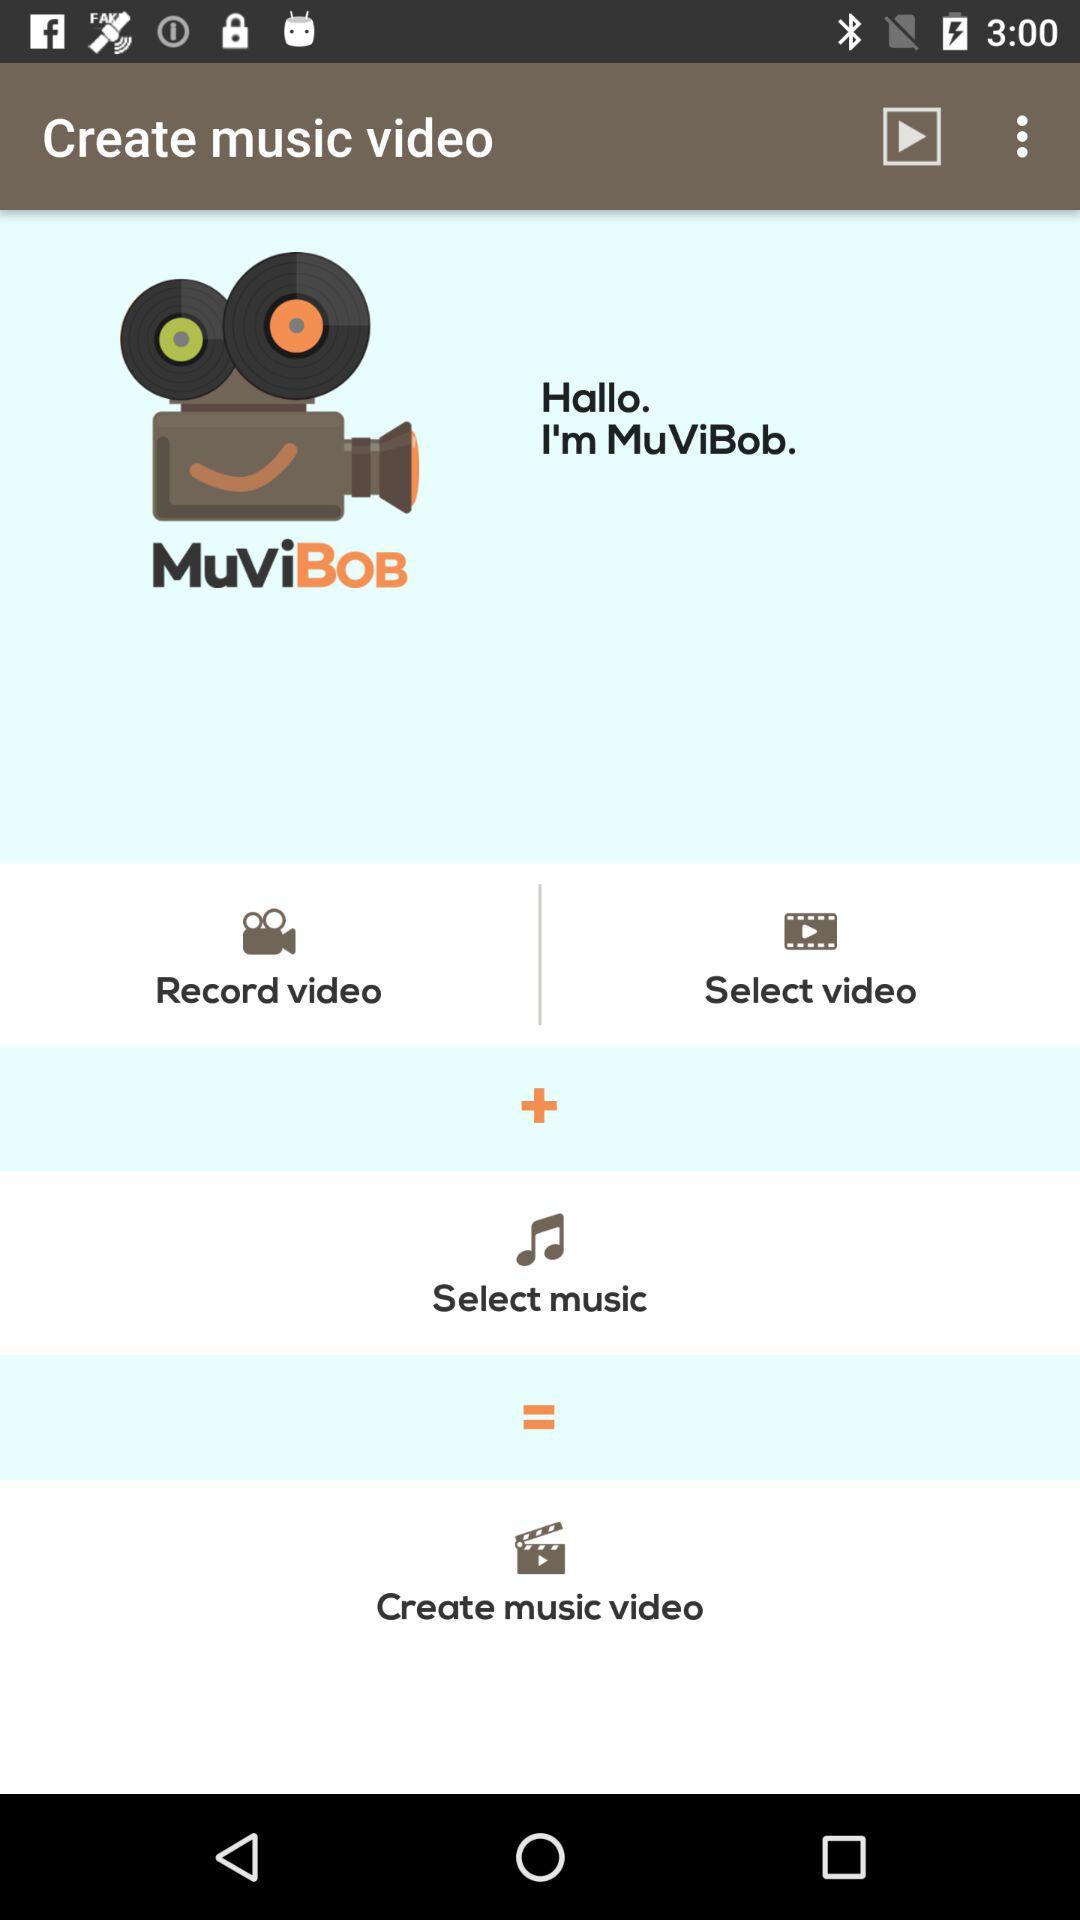  What do you see at coordinates (810, 953) in the screenshot?
I see `the item next to the record video item` at bounding box center [810, 953].